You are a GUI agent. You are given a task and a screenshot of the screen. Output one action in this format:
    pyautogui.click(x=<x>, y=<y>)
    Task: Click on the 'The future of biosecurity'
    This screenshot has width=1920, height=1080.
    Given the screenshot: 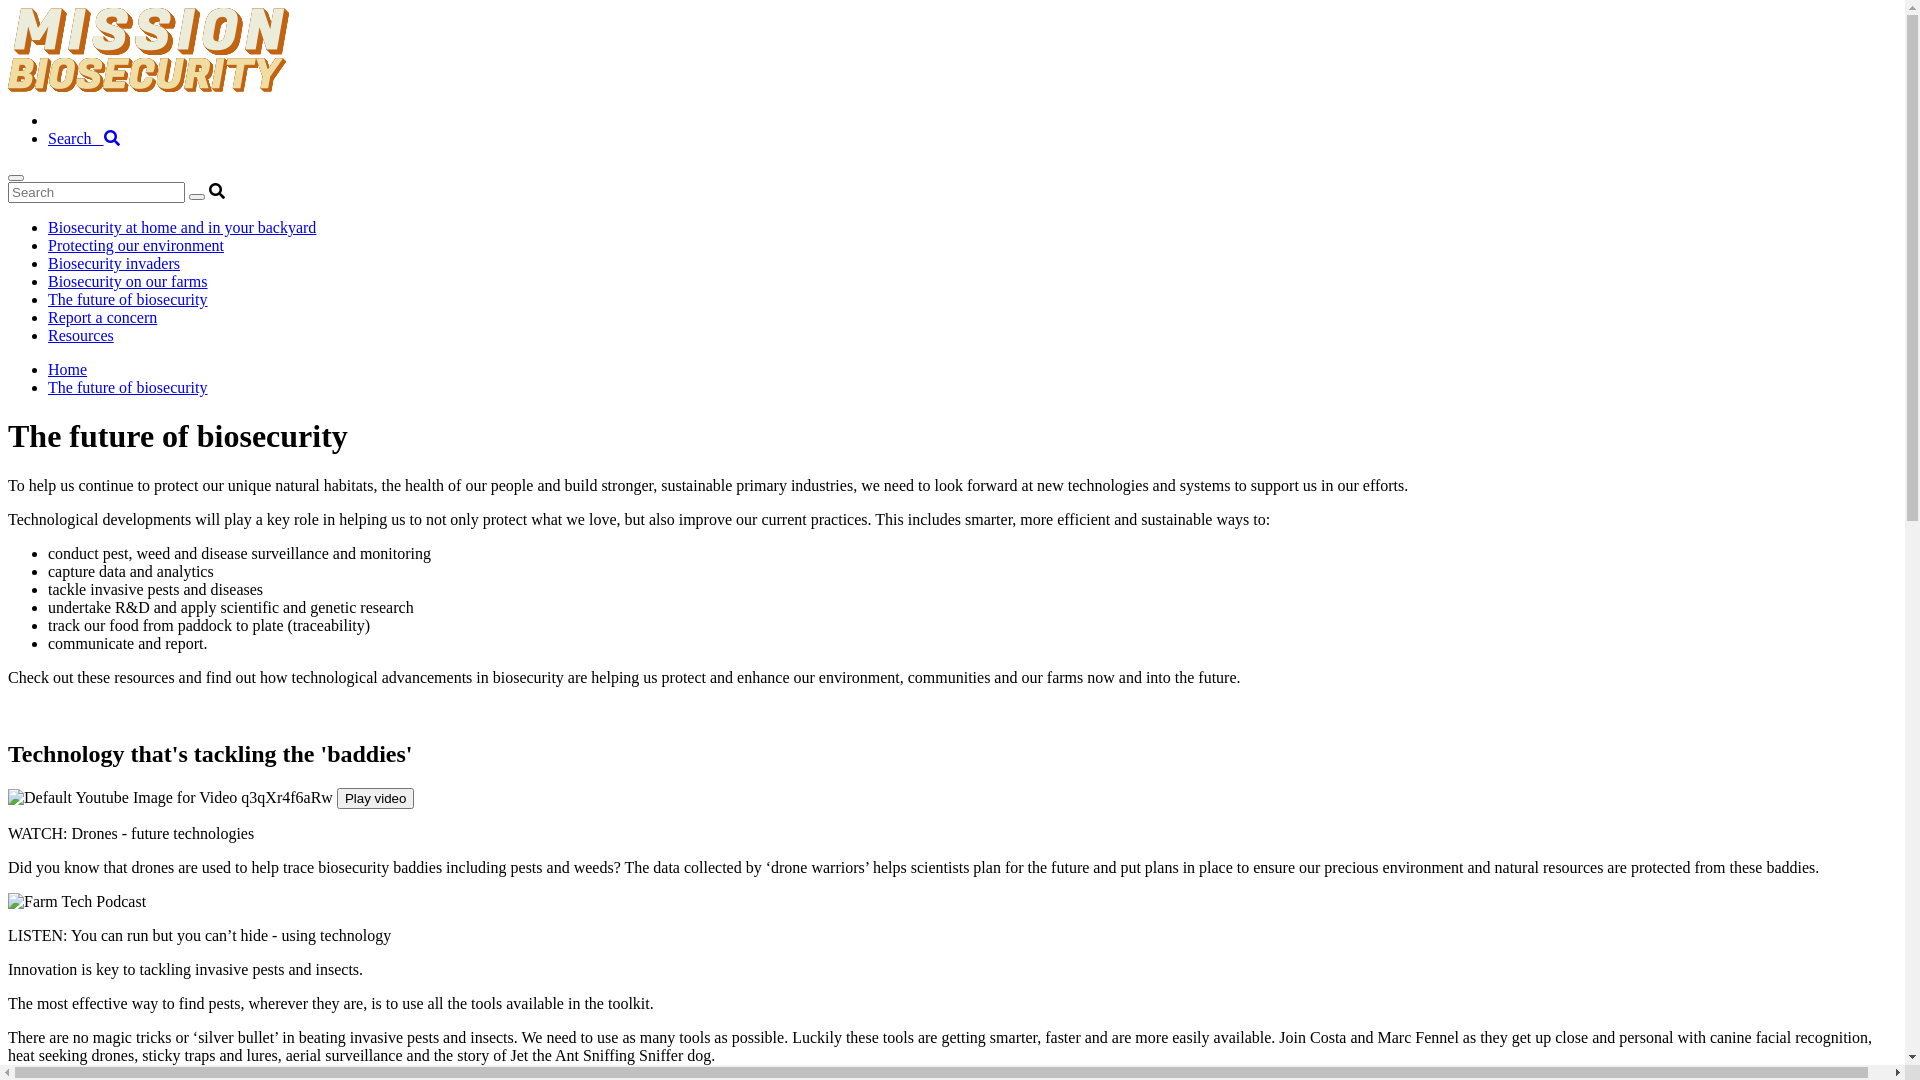 What is the action you would take?
    pyautogui.click(x=127, y=299)
    